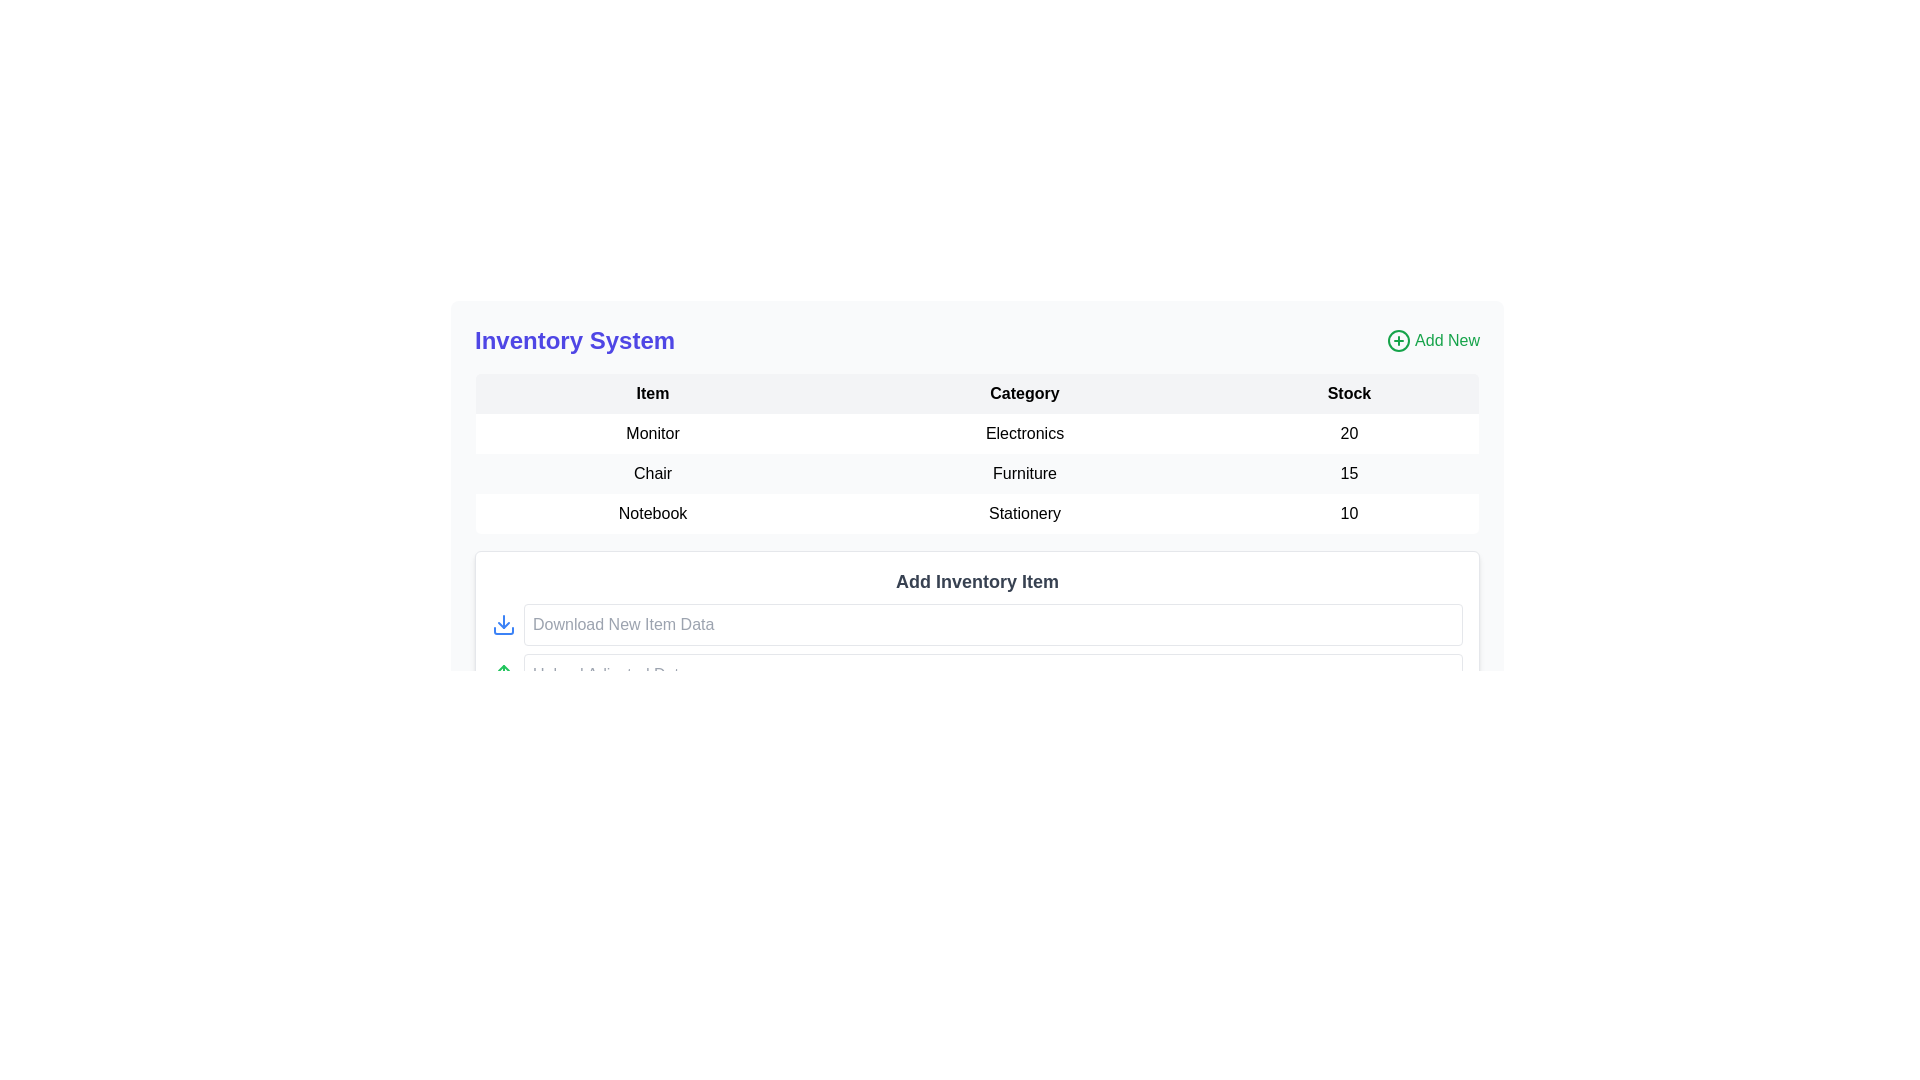 This screenshot has width=1920, height=1080. I want to click on the Download icon located in the 'Add Inventory Item' section below the 'Inventory System' table to initiate the download of associated data, so click(504, 623).